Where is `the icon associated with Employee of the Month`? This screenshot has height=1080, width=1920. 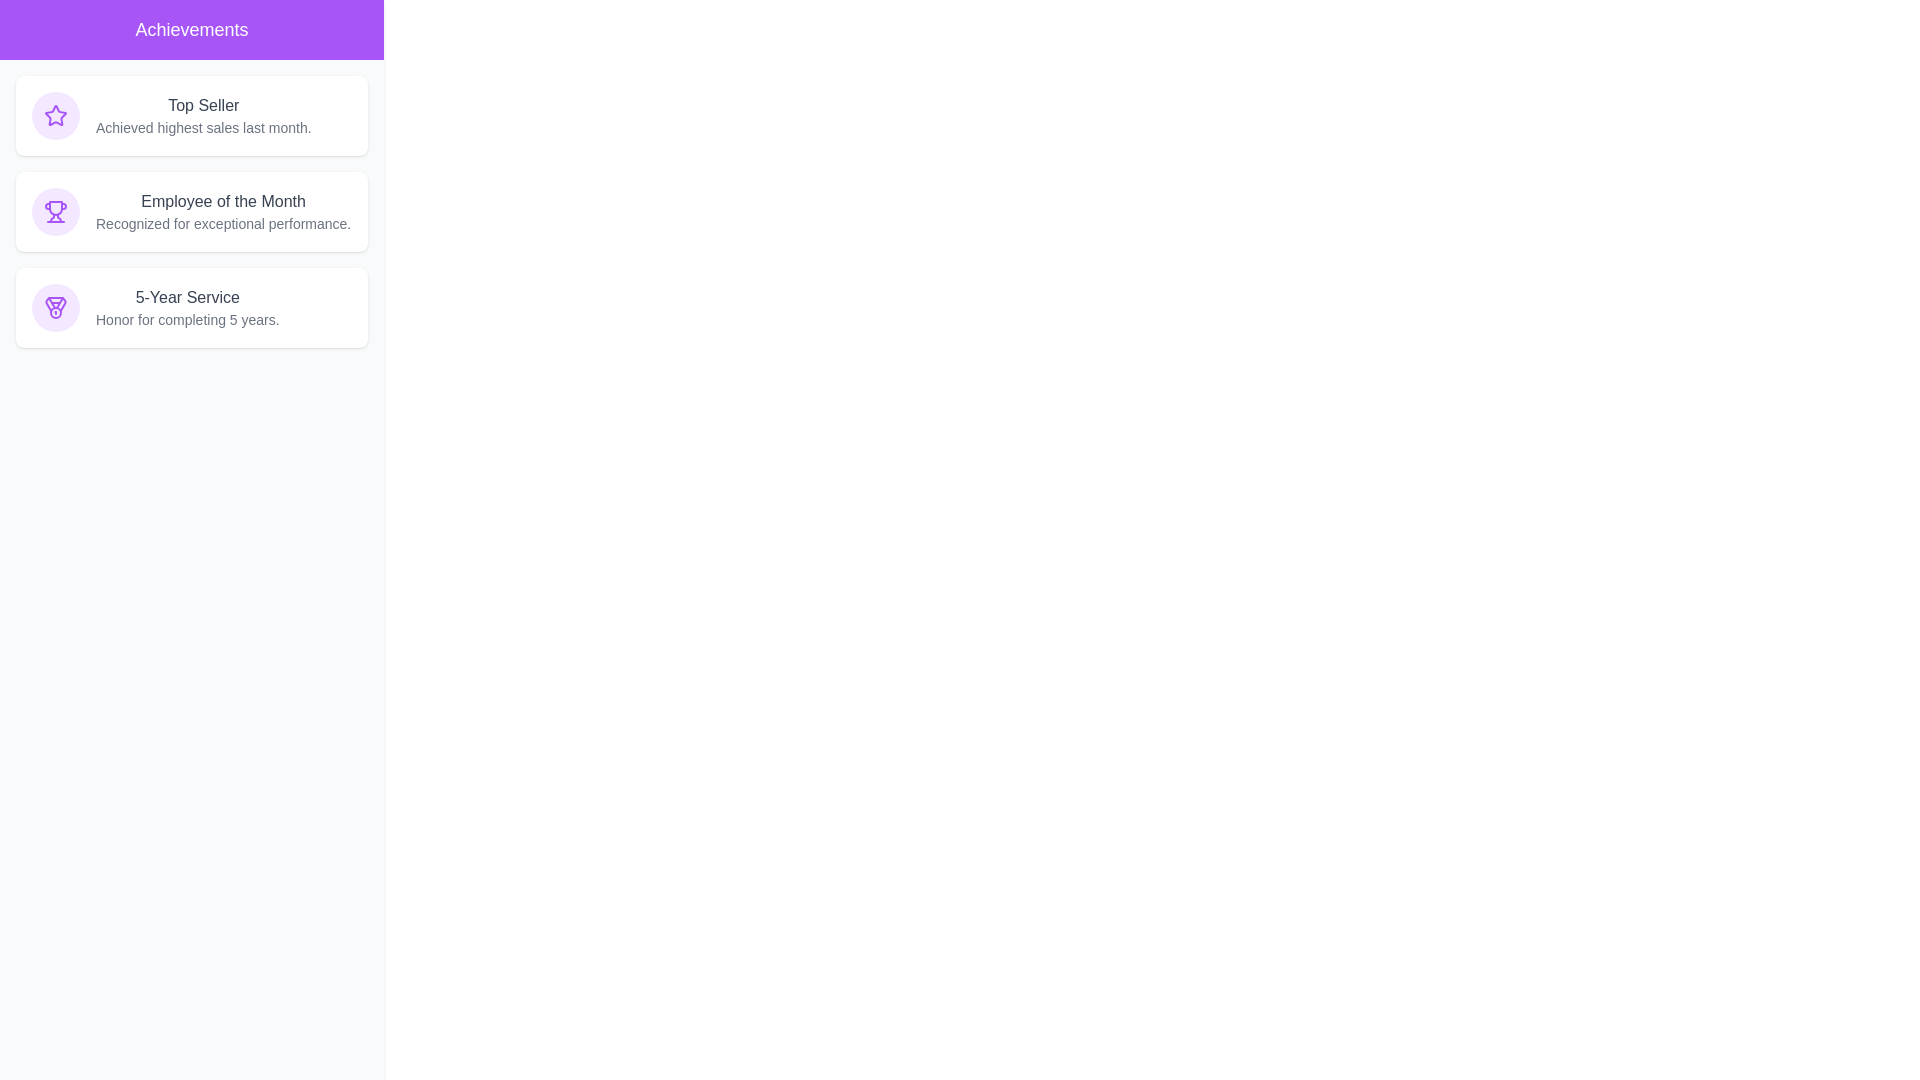
the icon associated with Employee of the Month is located at coordinates (56, 212).